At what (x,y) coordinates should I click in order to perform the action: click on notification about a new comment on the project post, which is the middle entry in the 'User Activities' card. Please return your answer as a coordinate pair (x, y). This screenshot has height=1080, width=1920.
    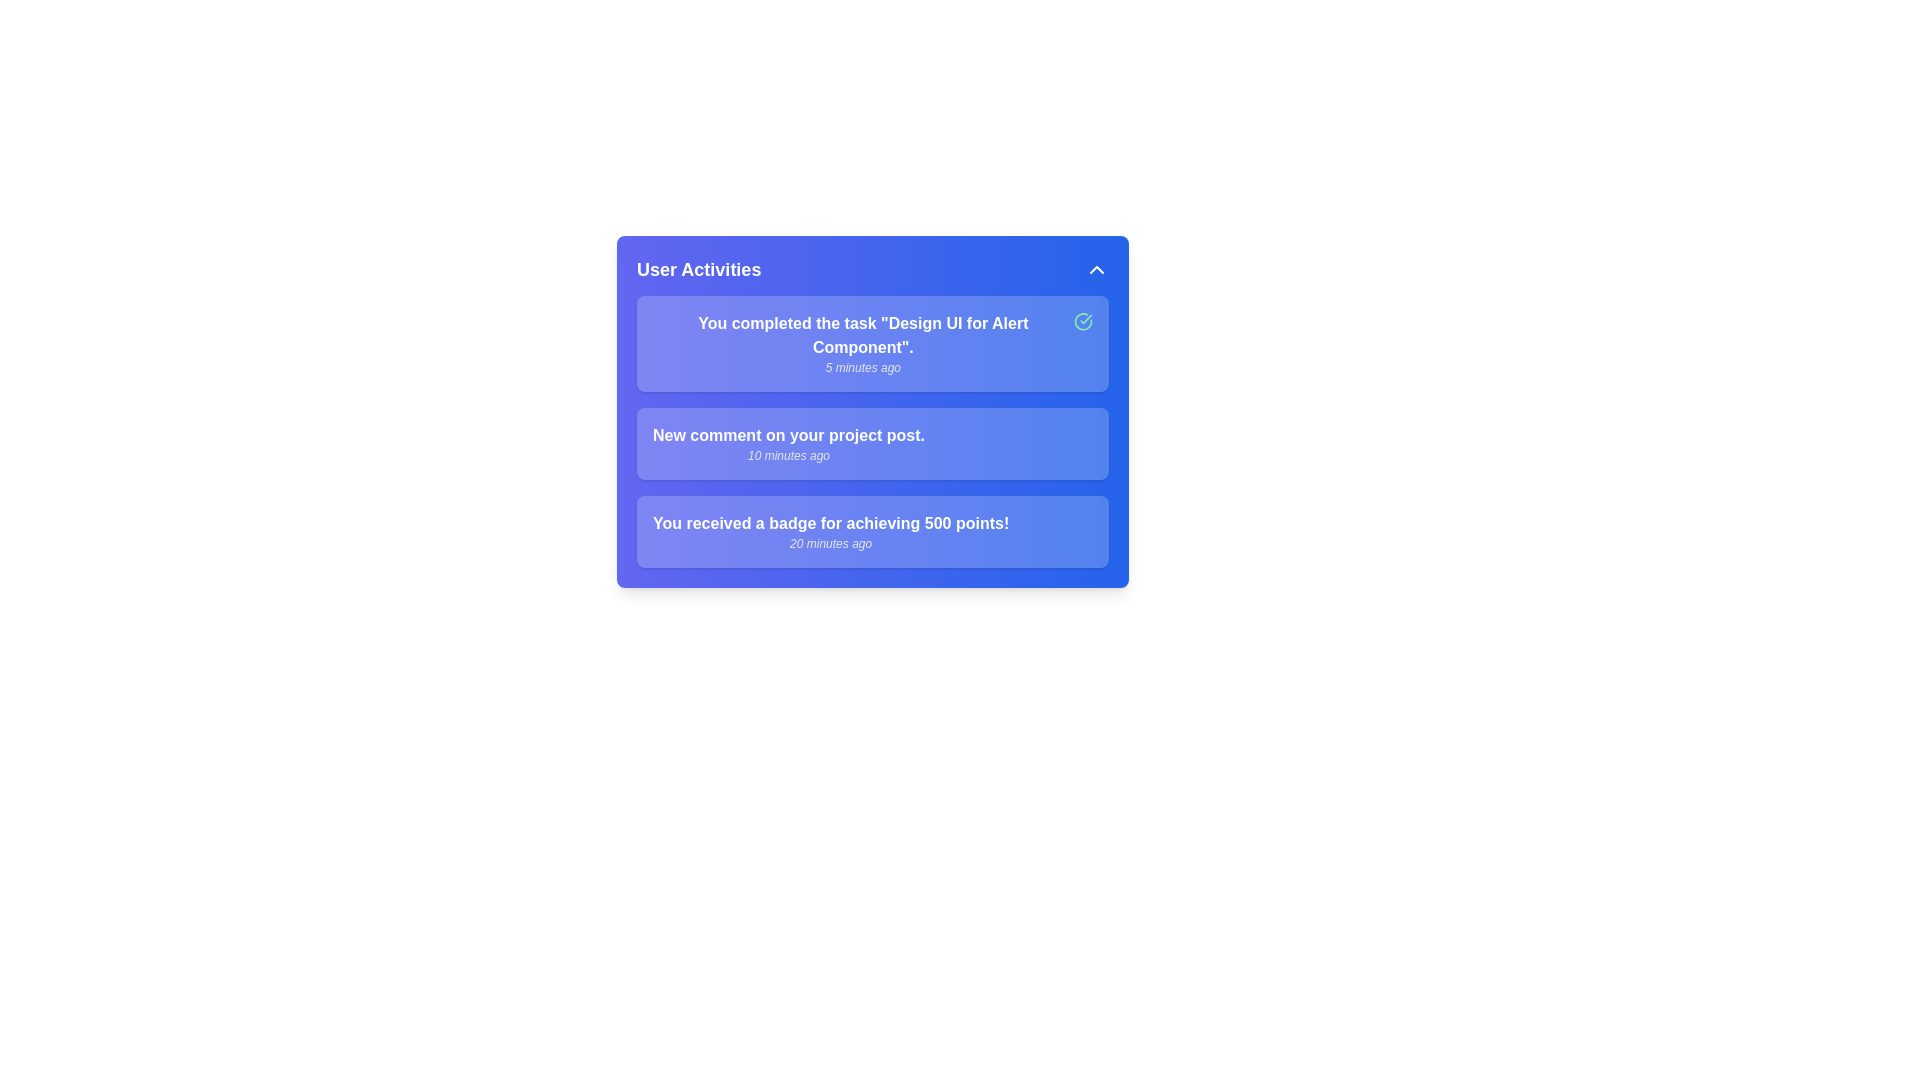
    Looking at the image, I should click on (873, 442).